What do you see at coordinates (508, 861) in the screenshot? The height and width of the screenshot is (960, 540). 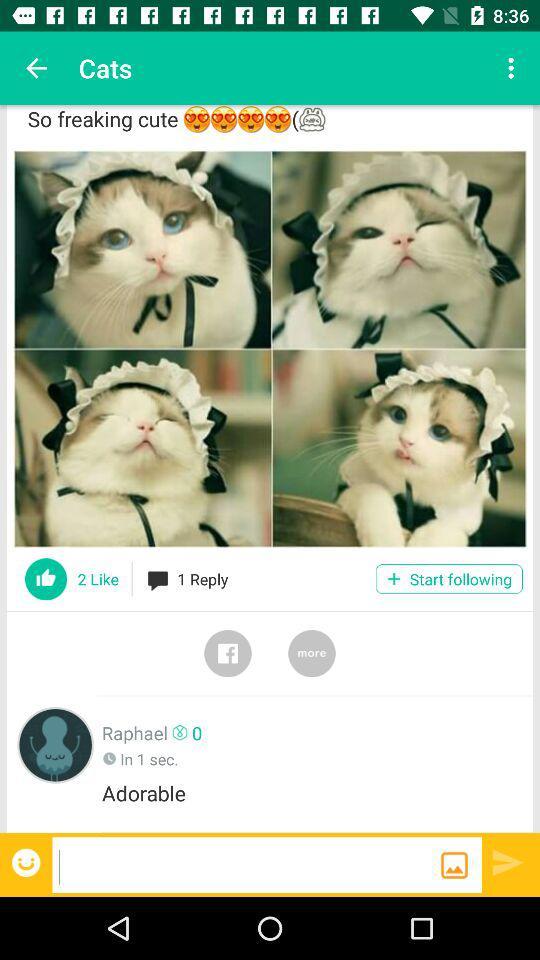 I see `go arrow option` at bounding box center [508, 861].